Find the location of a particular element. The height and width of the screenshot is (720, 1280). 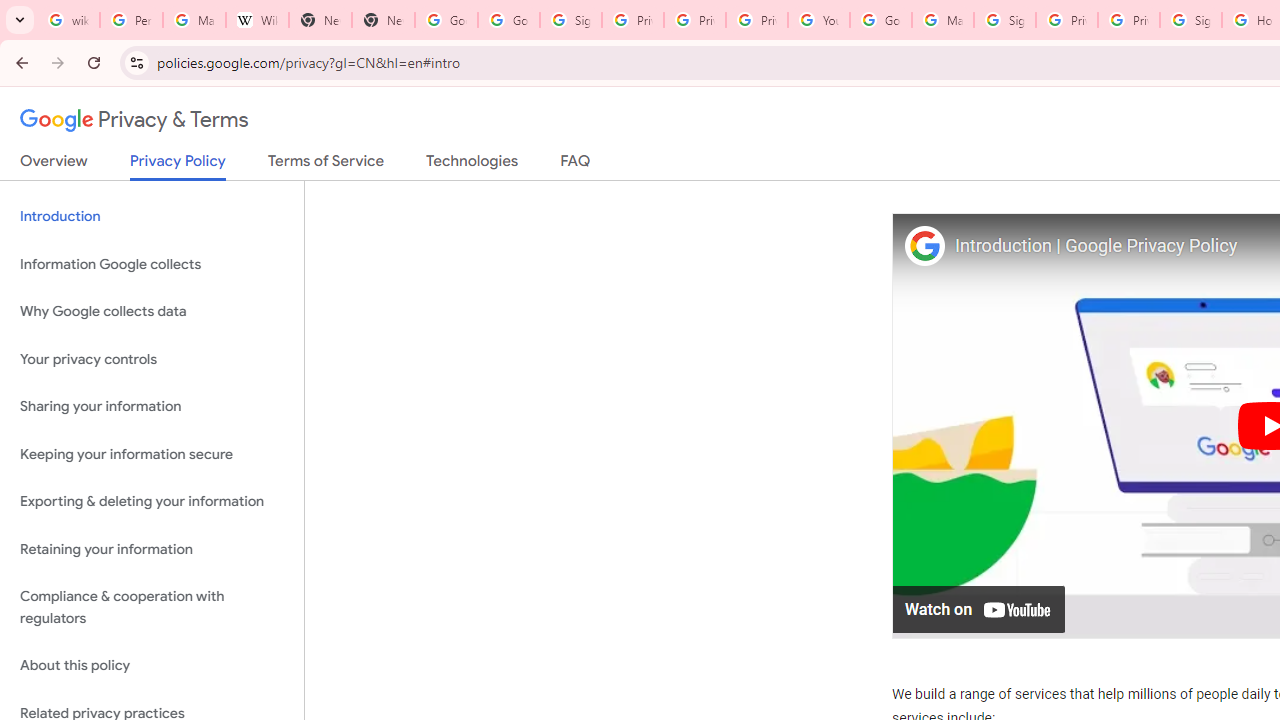

'Information Google collects' is located at coordinates (151, 263).